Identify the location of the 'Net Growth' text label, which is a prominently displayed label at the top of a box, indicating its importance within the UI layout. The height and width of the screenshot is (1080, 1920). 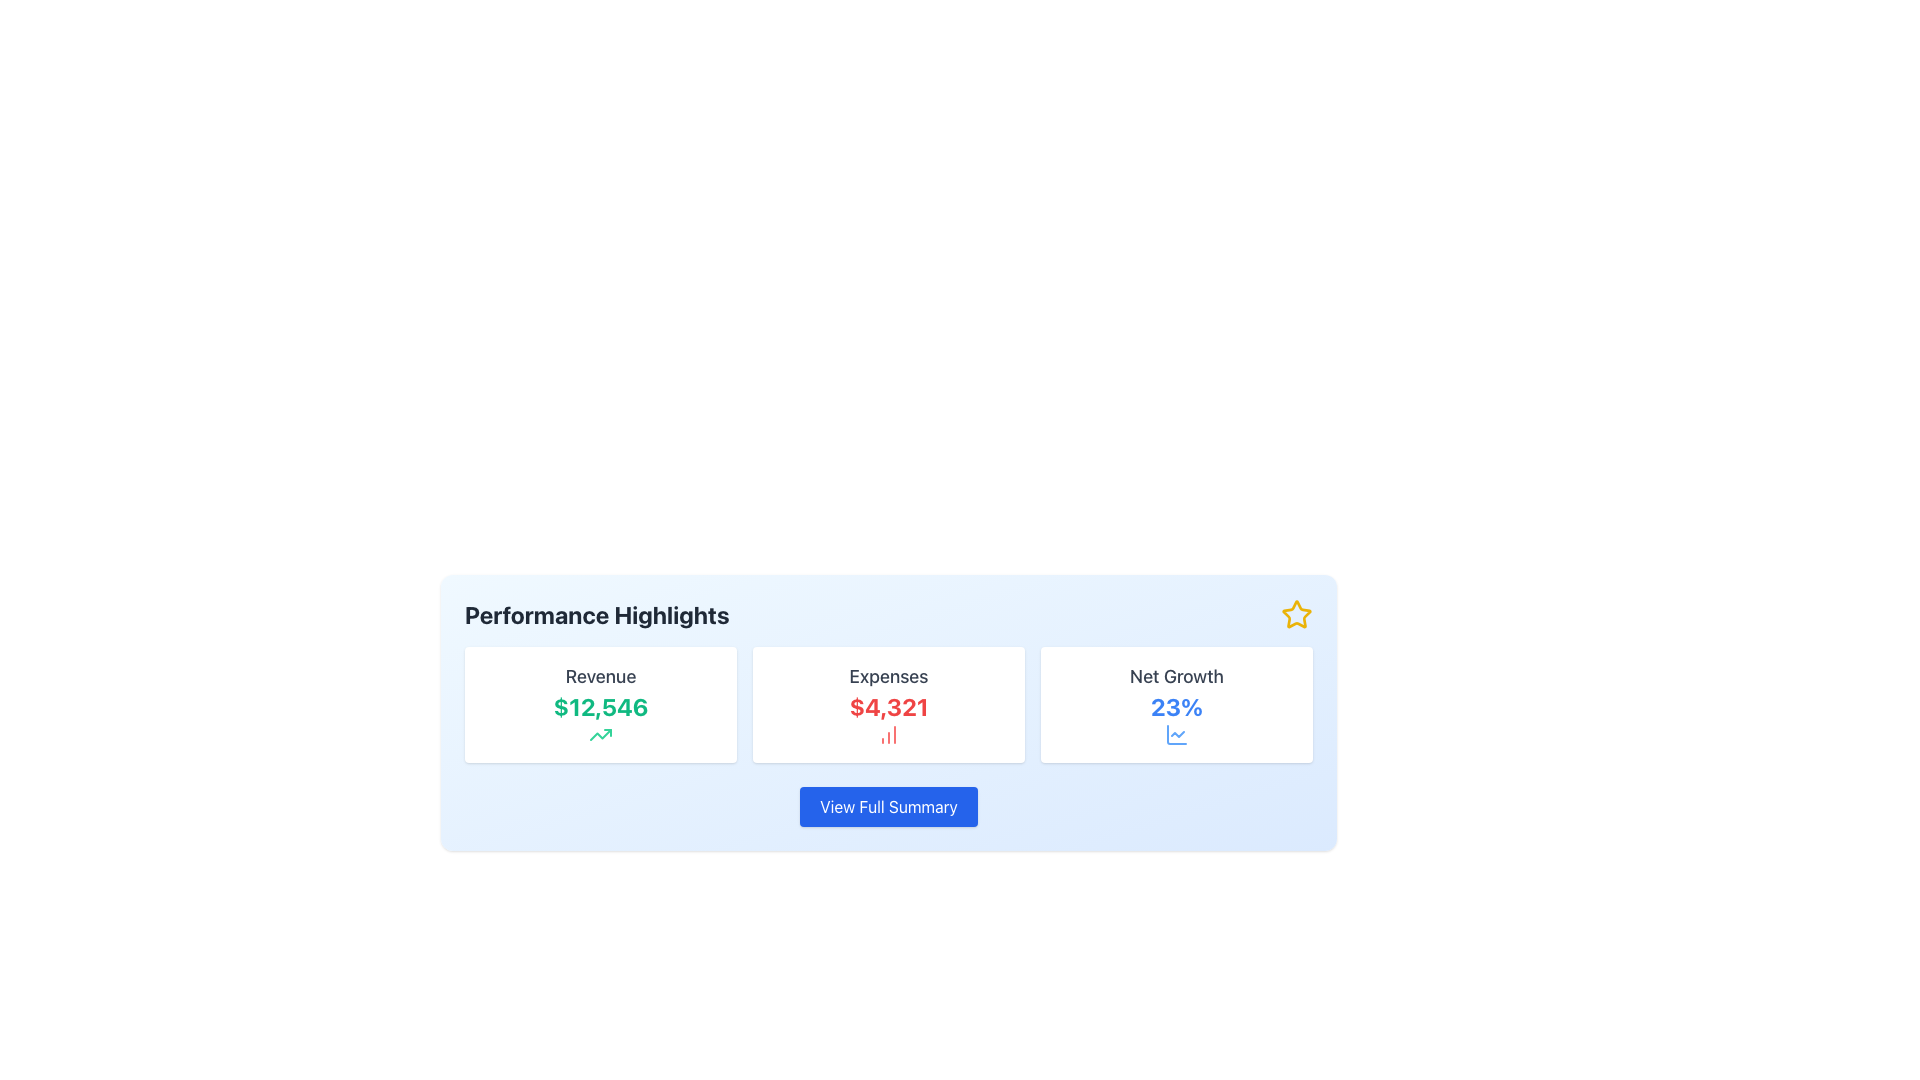
(1176, 676).